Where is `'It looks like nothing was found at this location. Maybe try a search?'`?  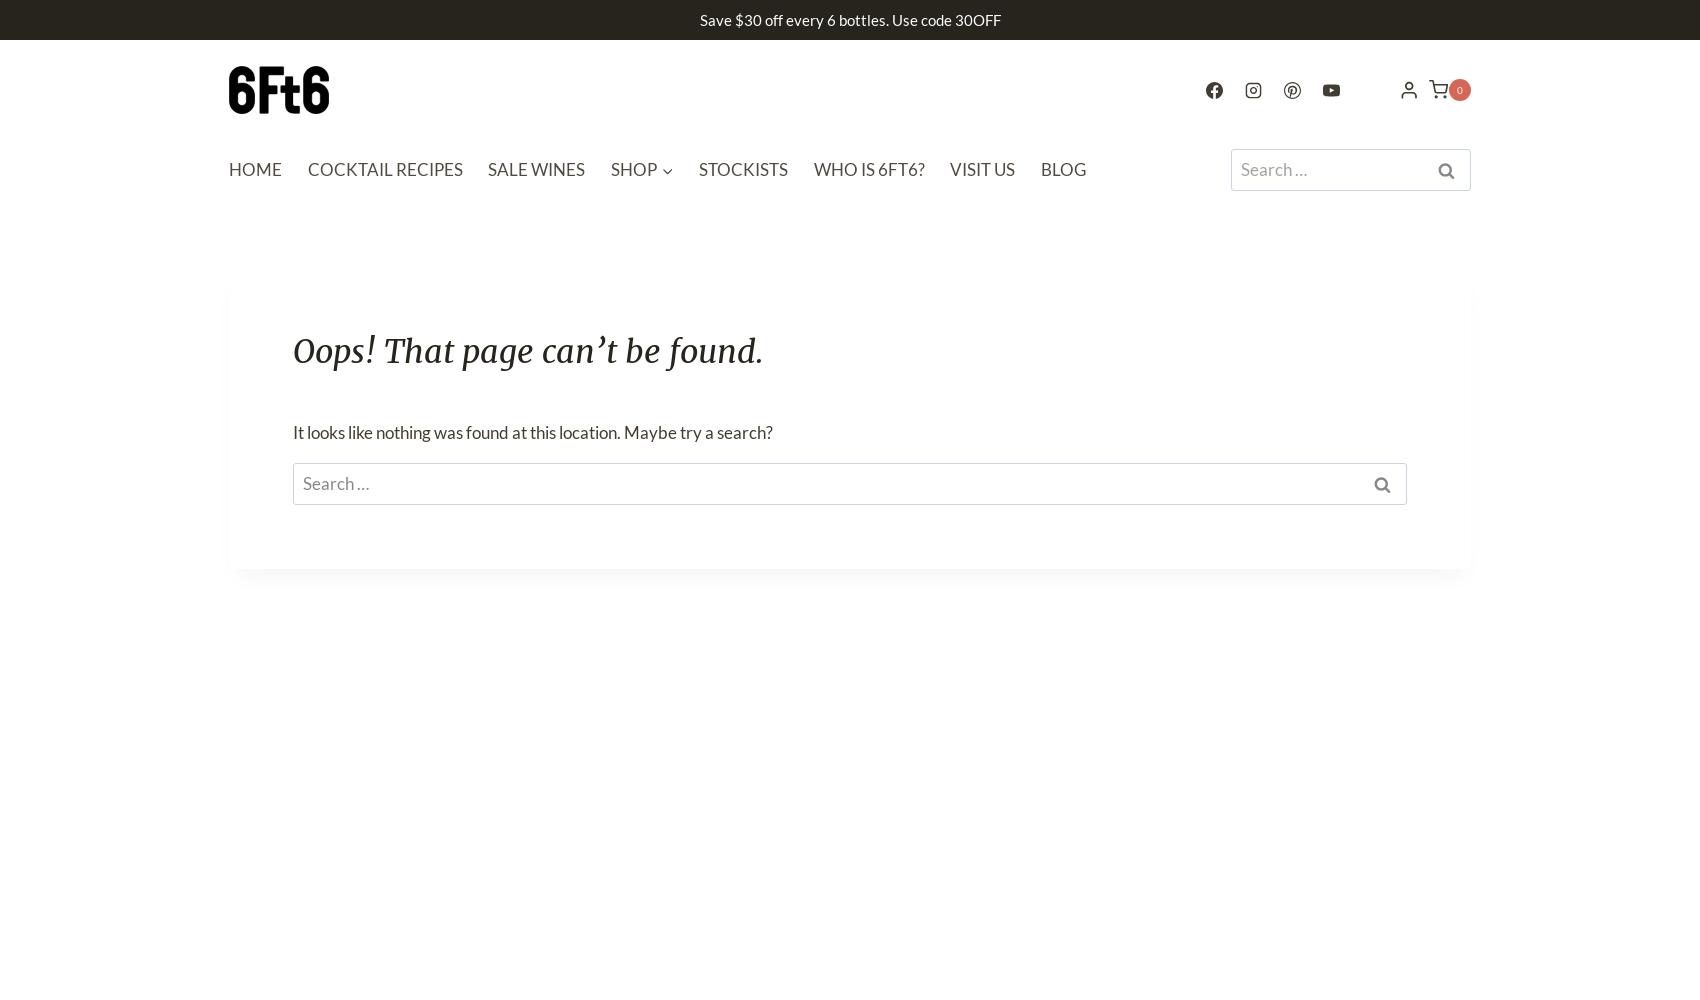 'It looks like nothing was found at this location. Maybe try a search?' is located at coordinates (293, 431).